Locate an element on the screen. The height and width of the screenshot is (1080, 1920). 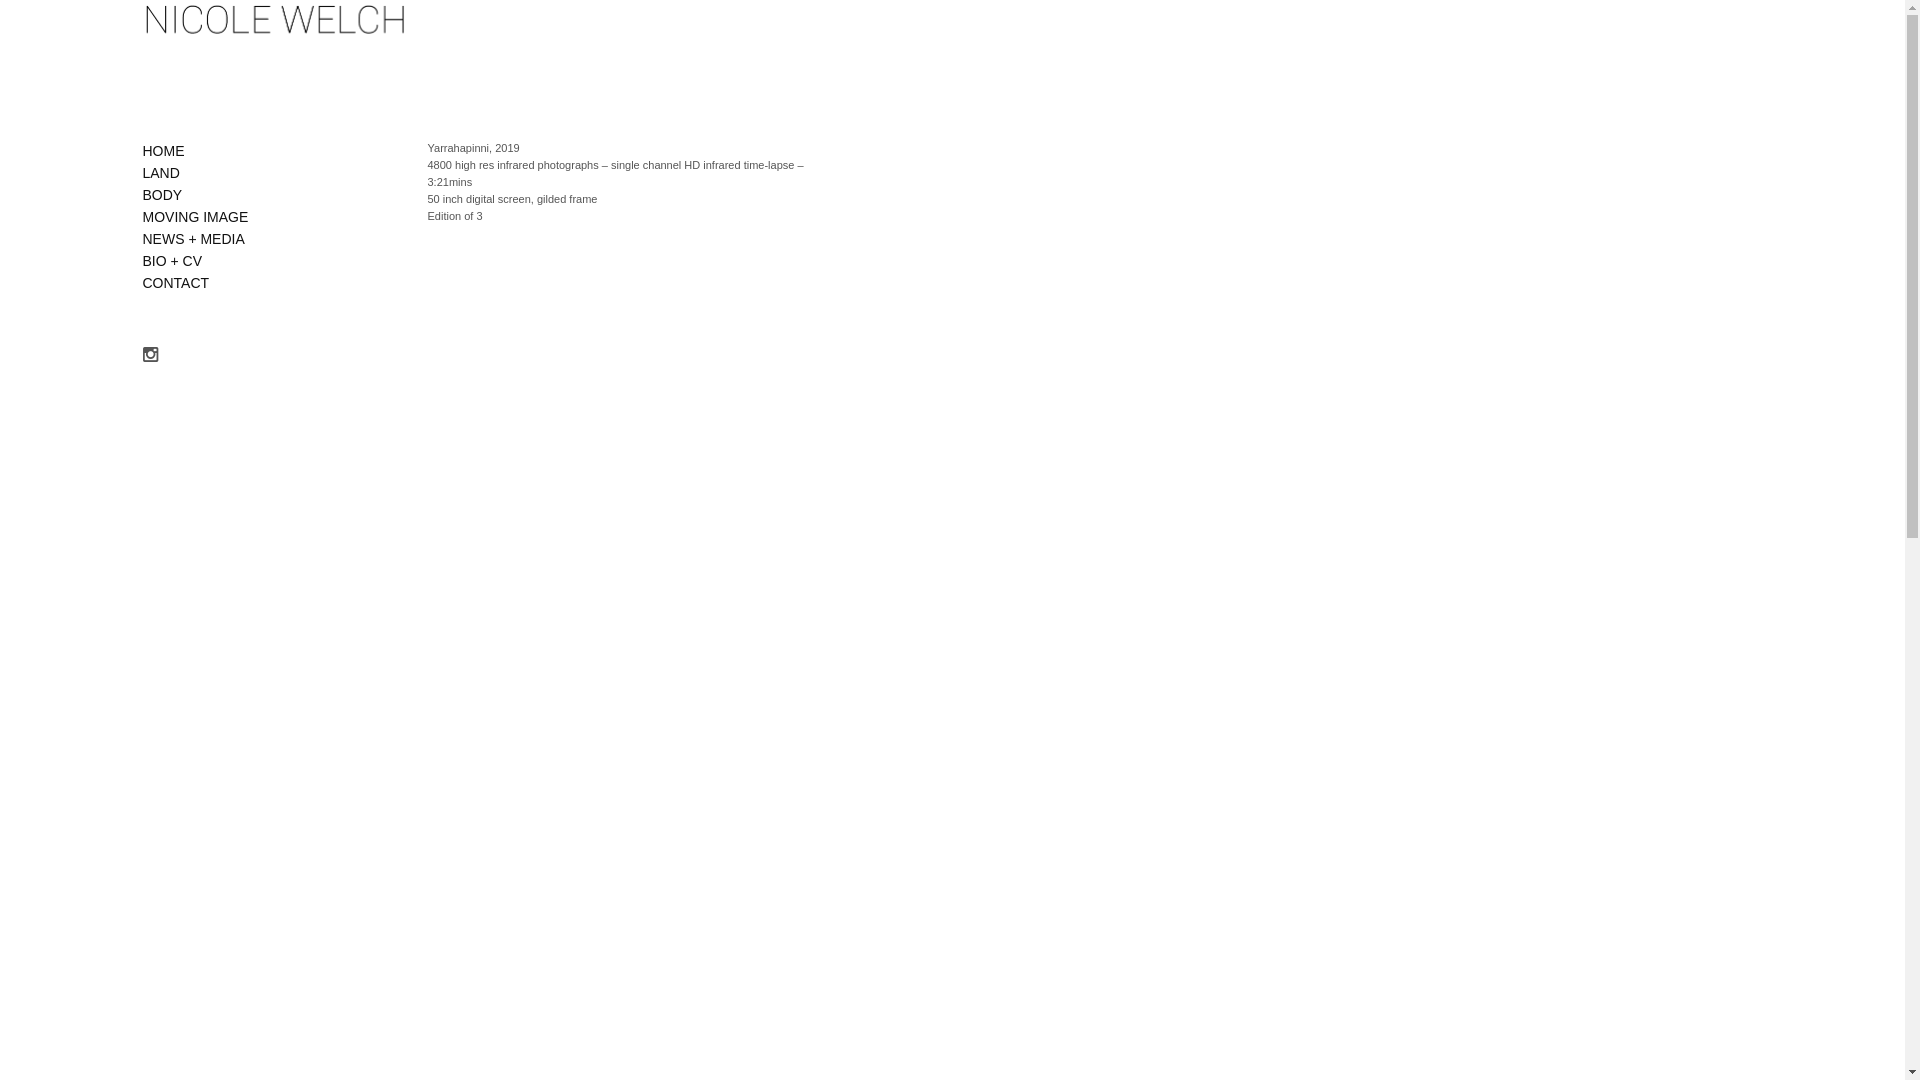
'BODY' is located at coordinates (162, 195).